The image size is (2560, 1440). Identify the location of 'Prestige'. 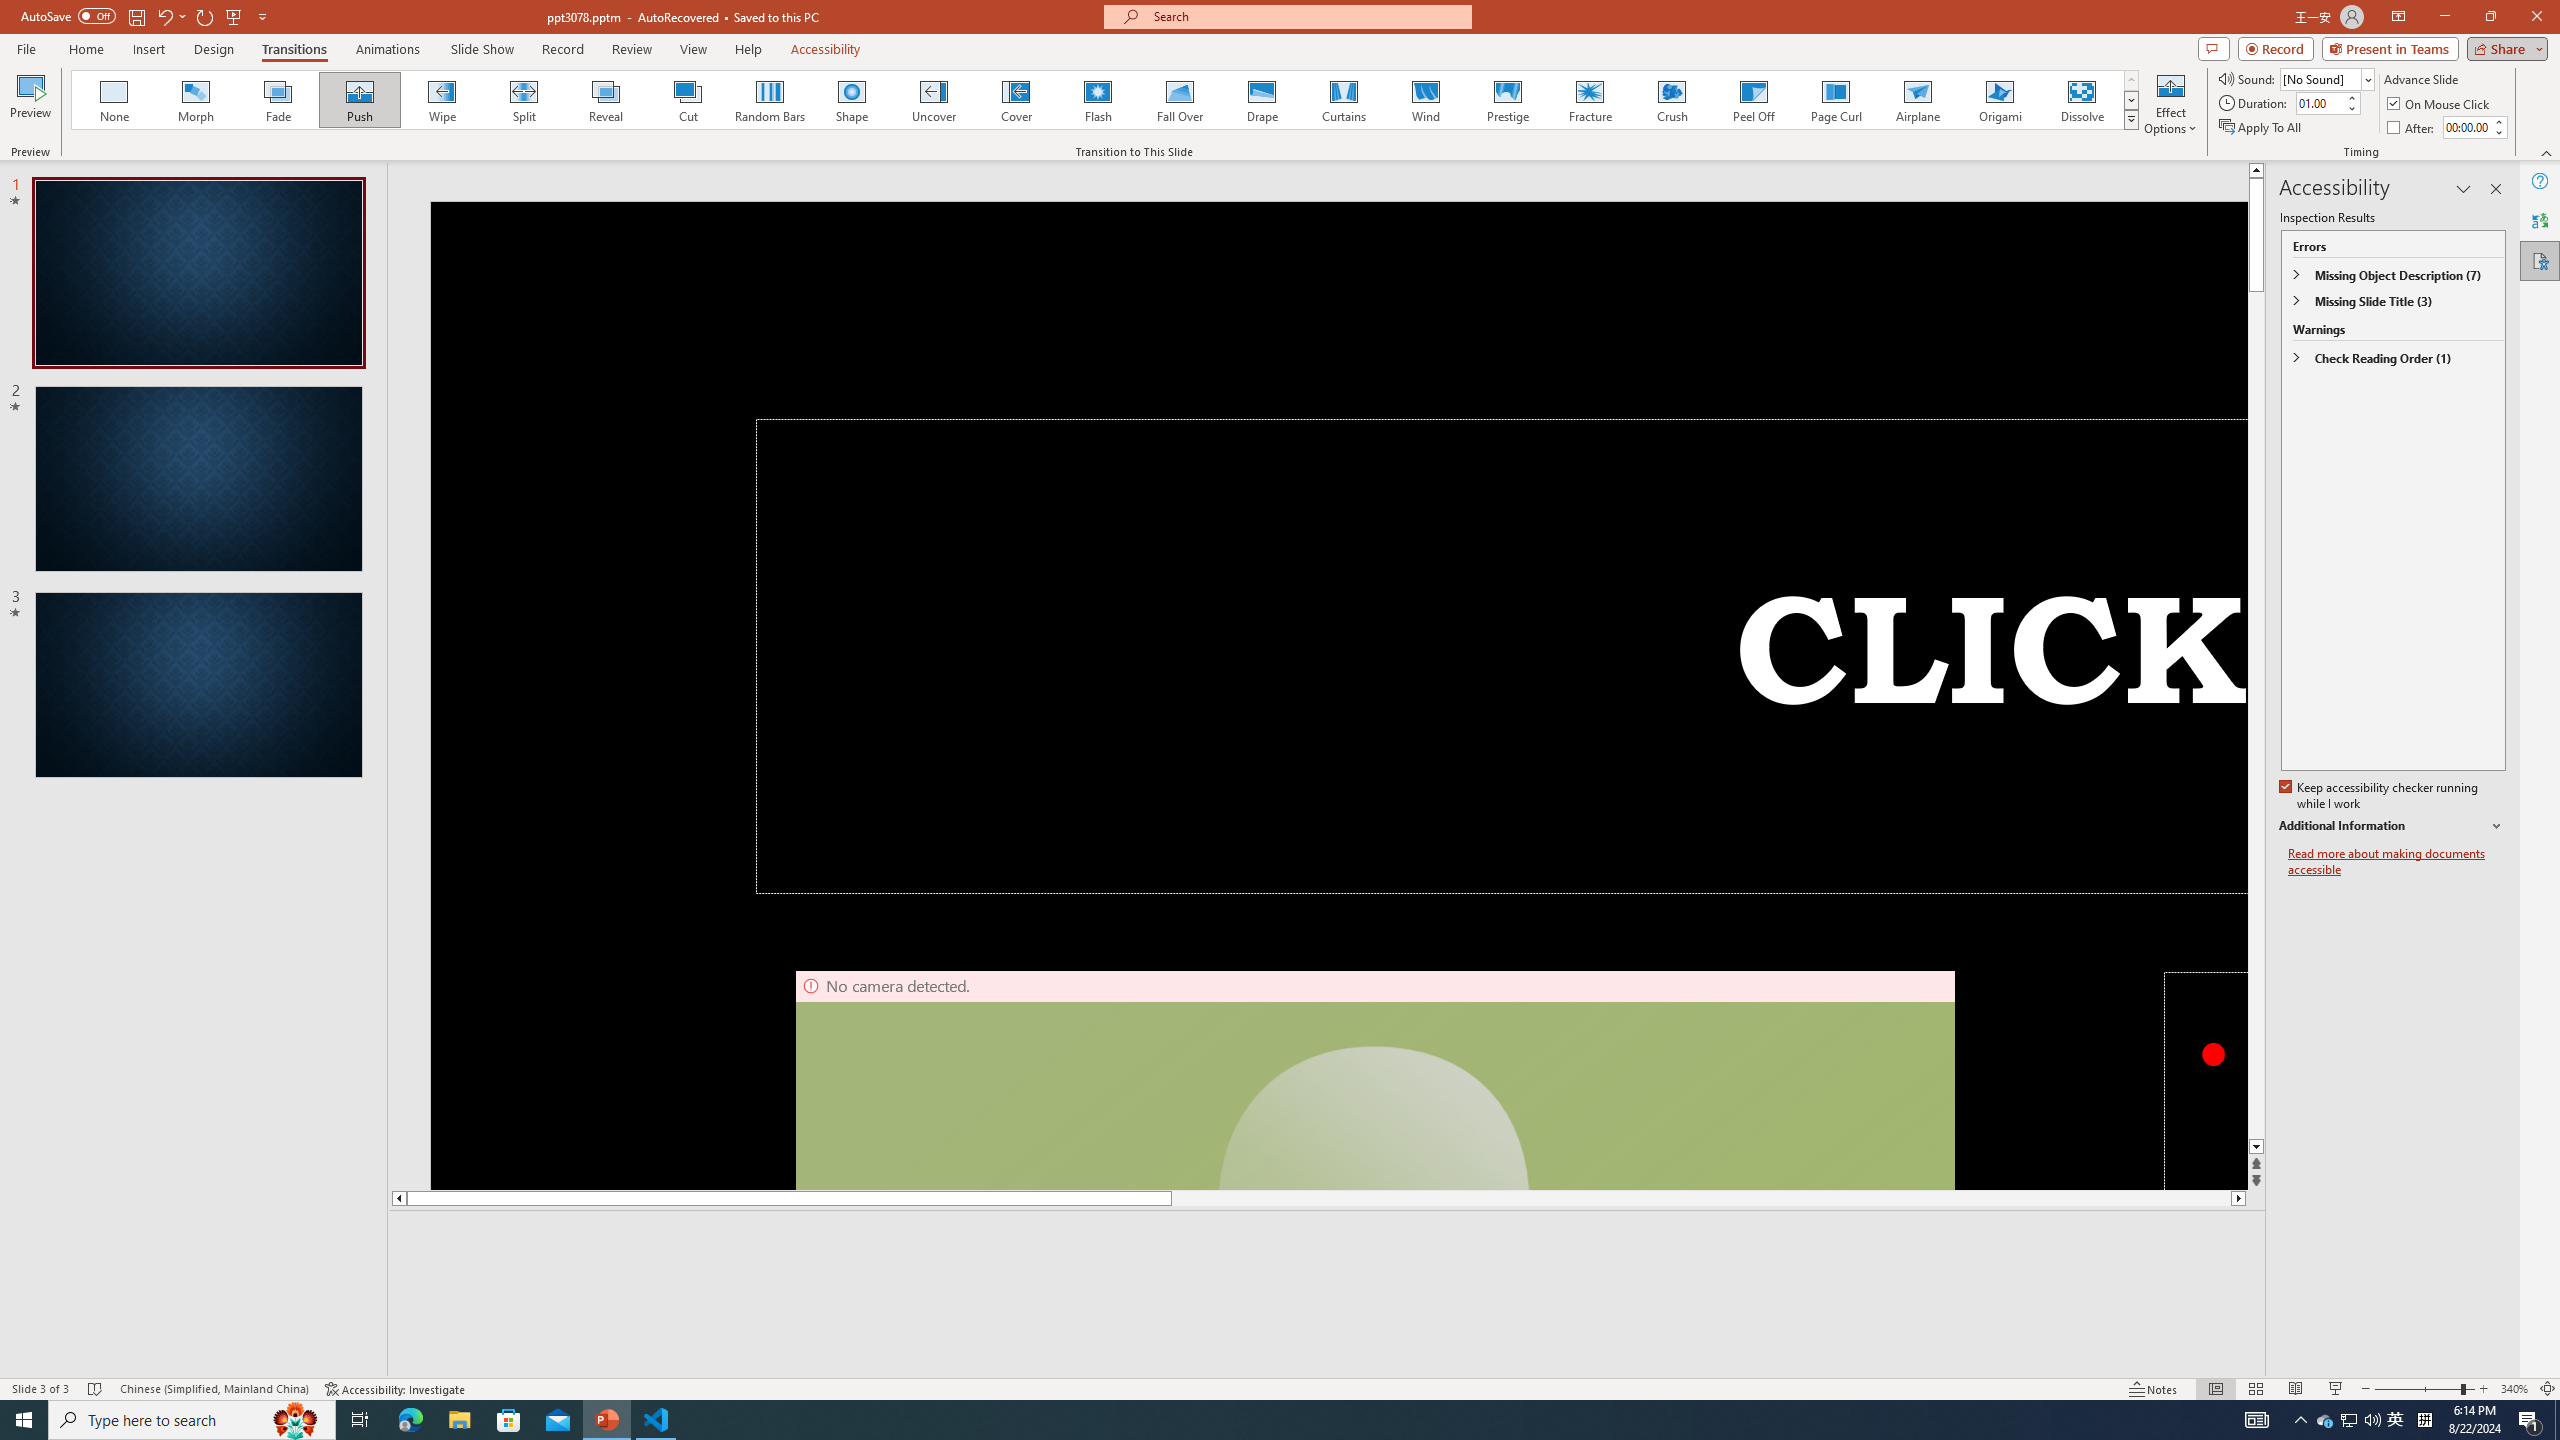
(1507, 99).